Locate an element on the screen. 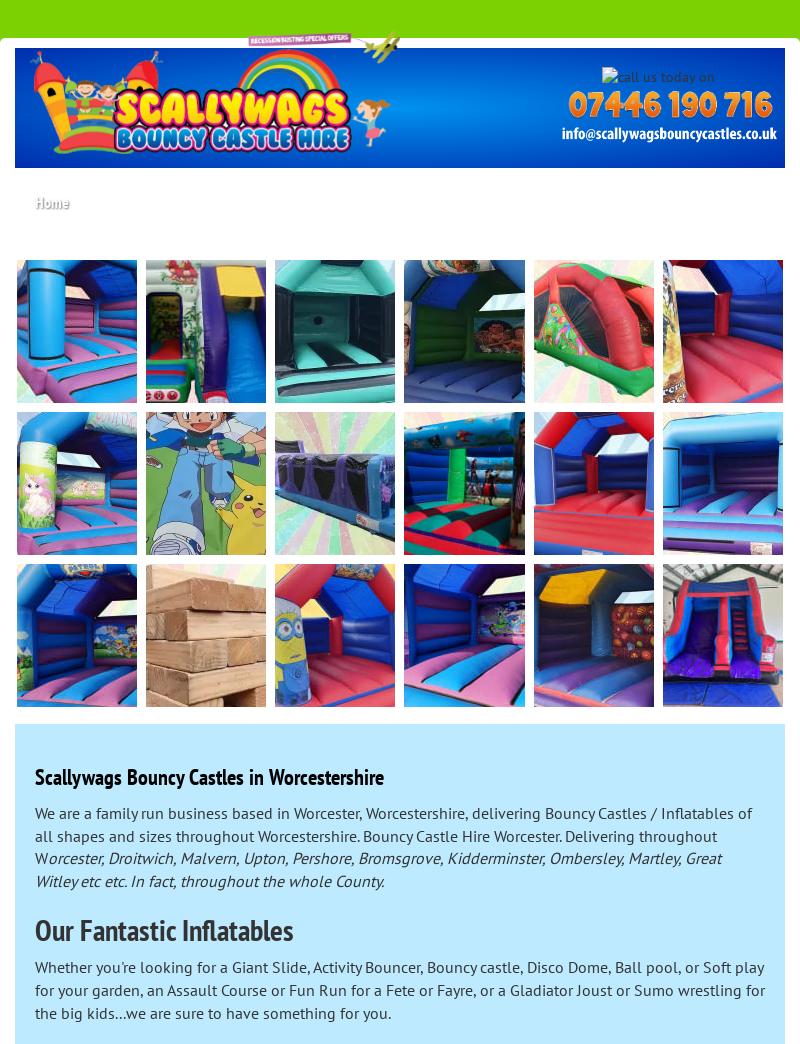 This screenshot has height=1044, width=800. 'About Us' is located at coordinates (214, 212).